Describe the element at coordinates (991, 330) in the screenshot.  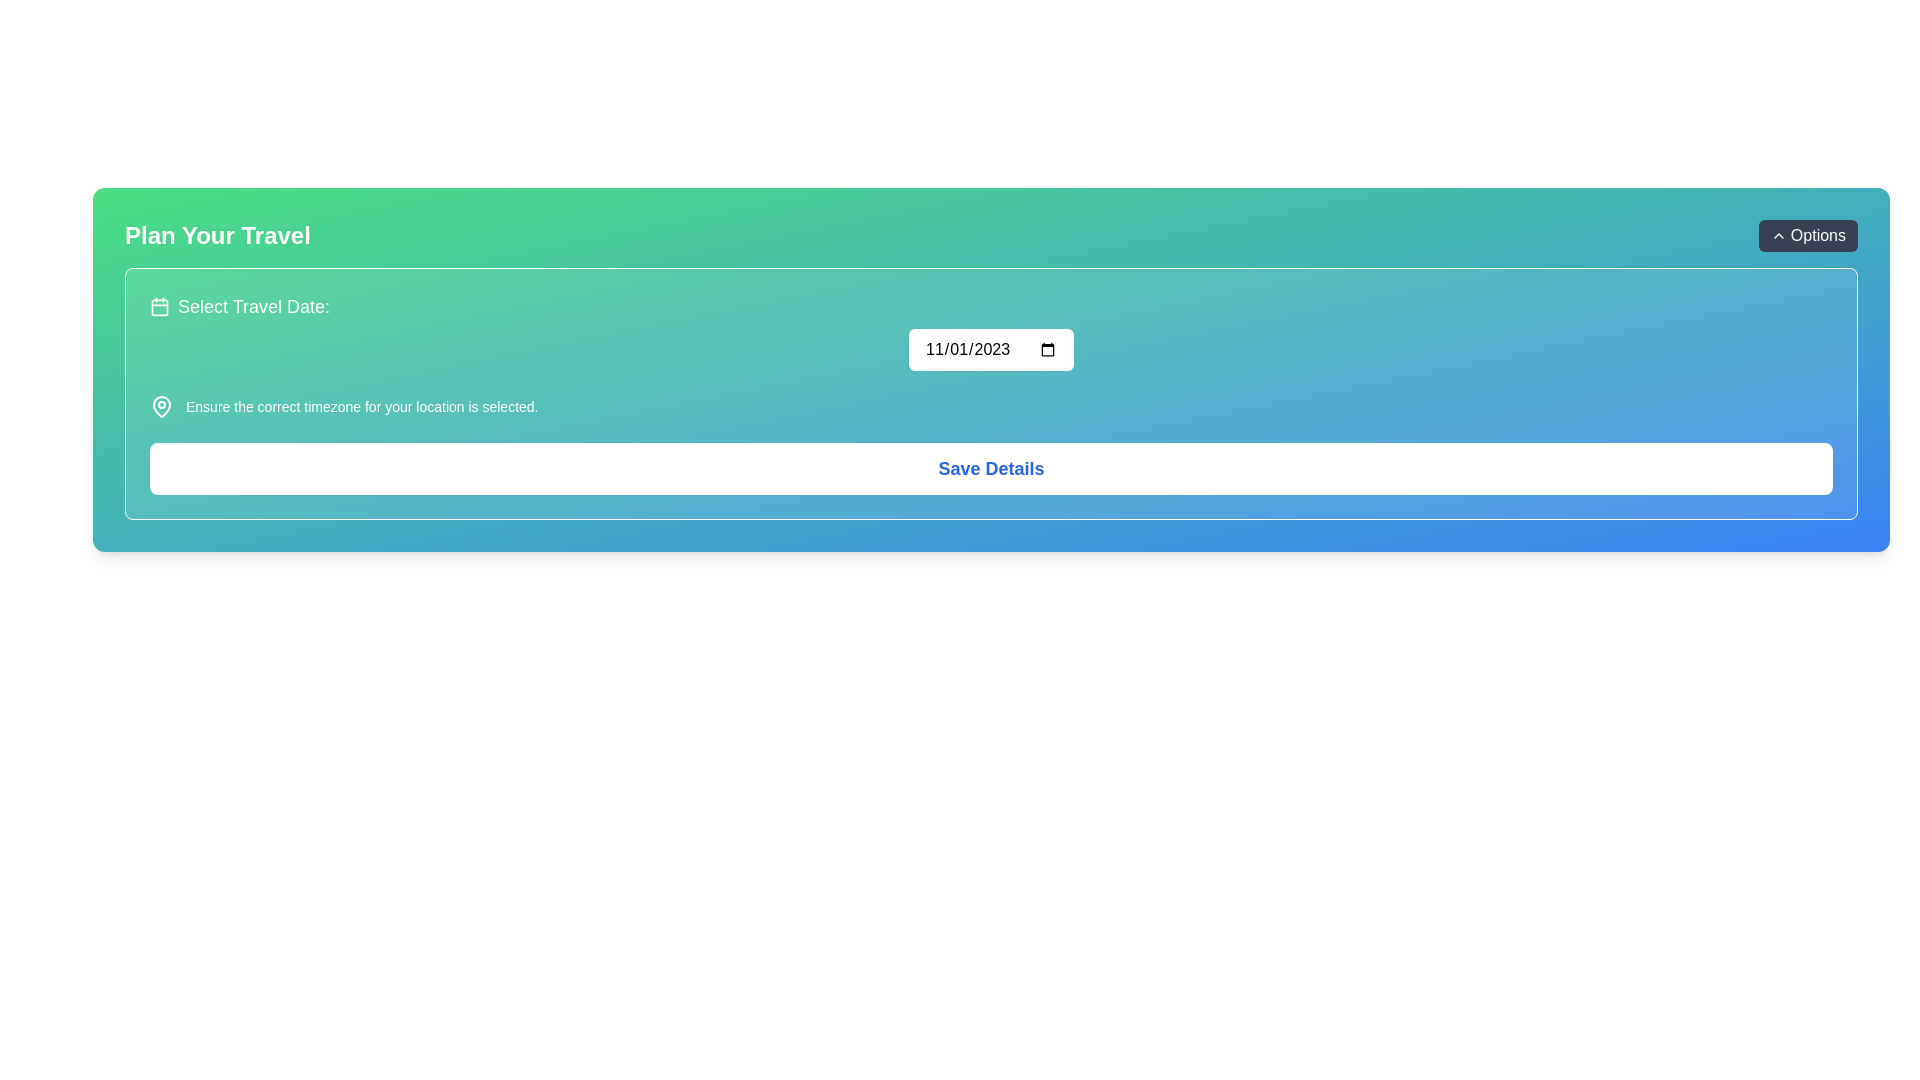
I see `a date from the calendar view in the date picker component located at the upper portion of the 'Plan Your Travel' section, which includes a label, icon, and an input field for date selection` at that location.